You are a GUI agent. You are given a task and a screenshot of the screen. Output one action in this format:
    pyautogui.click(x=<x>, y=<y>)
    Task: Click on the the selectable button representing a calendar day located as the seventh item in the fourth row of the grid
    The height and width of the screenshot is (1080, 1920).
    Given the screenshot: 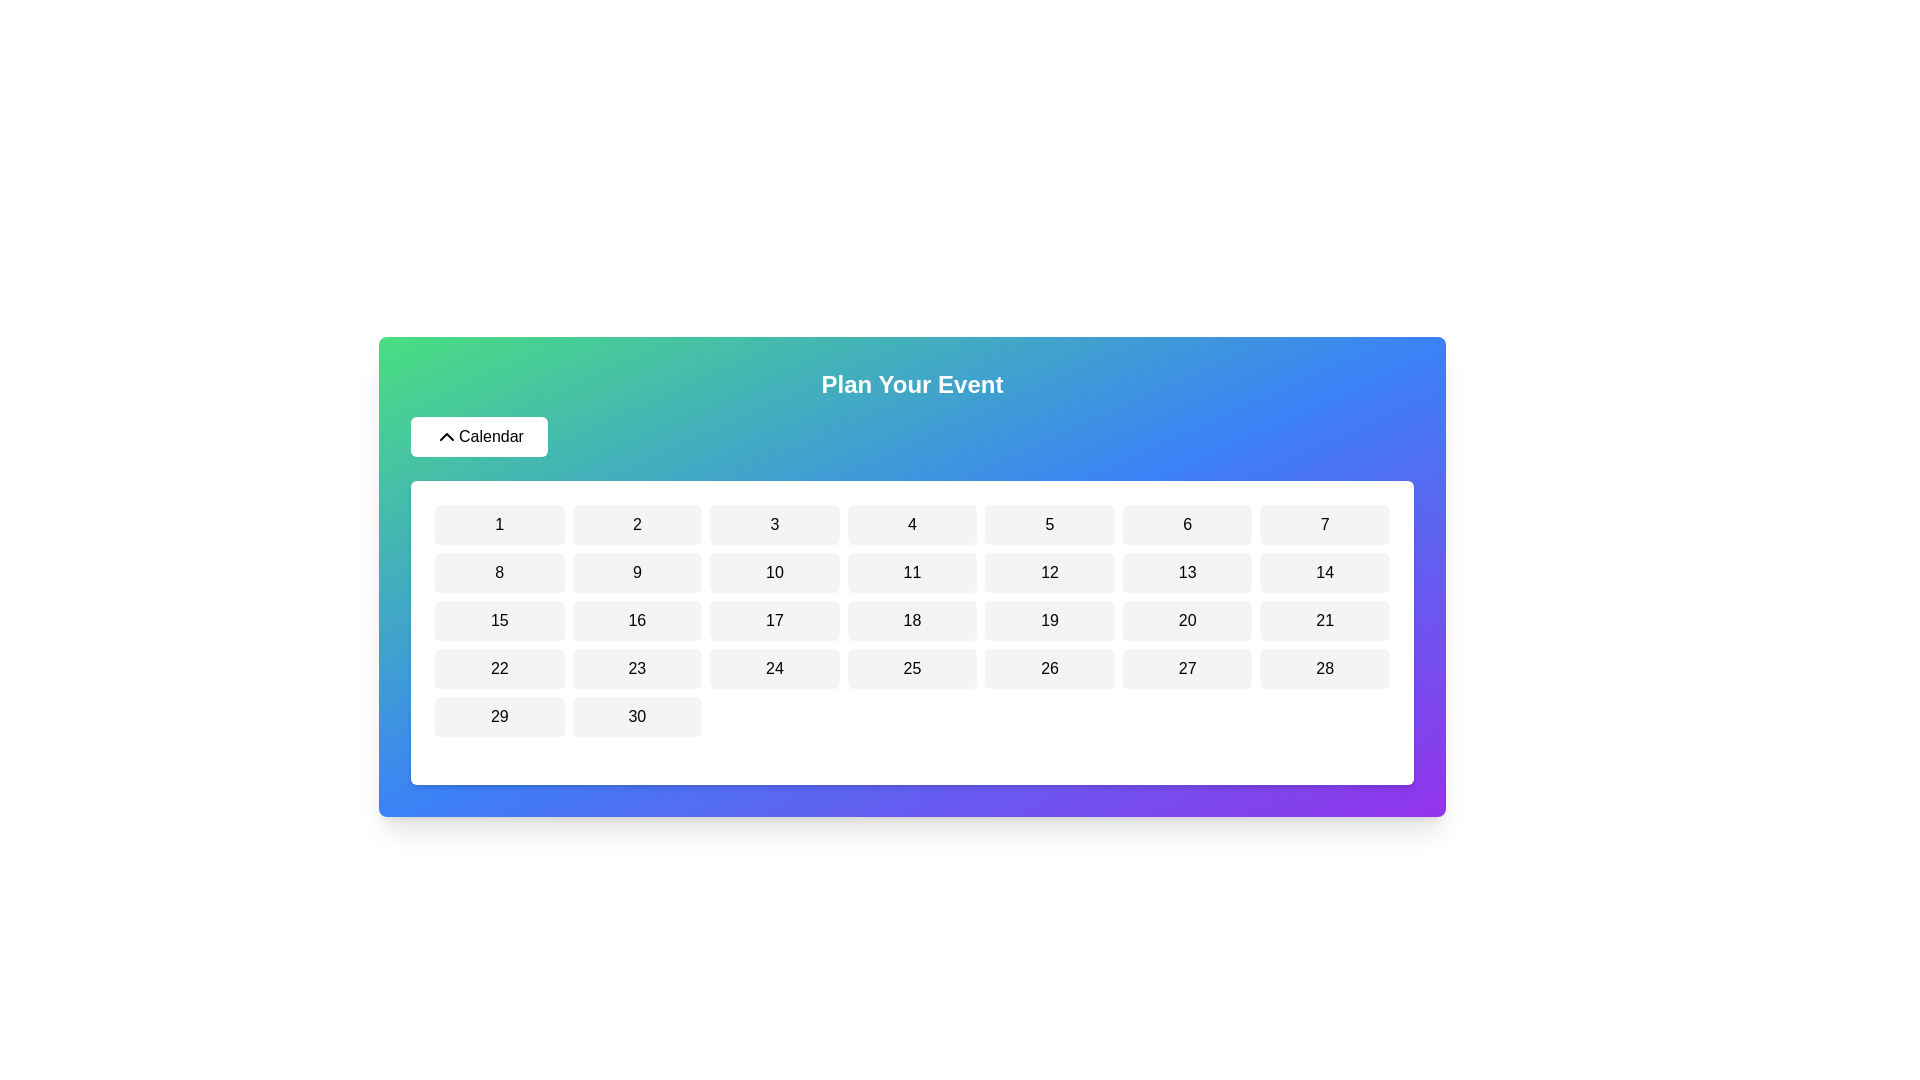 What is the action you would take?
    pyautogui.click(x=499, y=668)
    